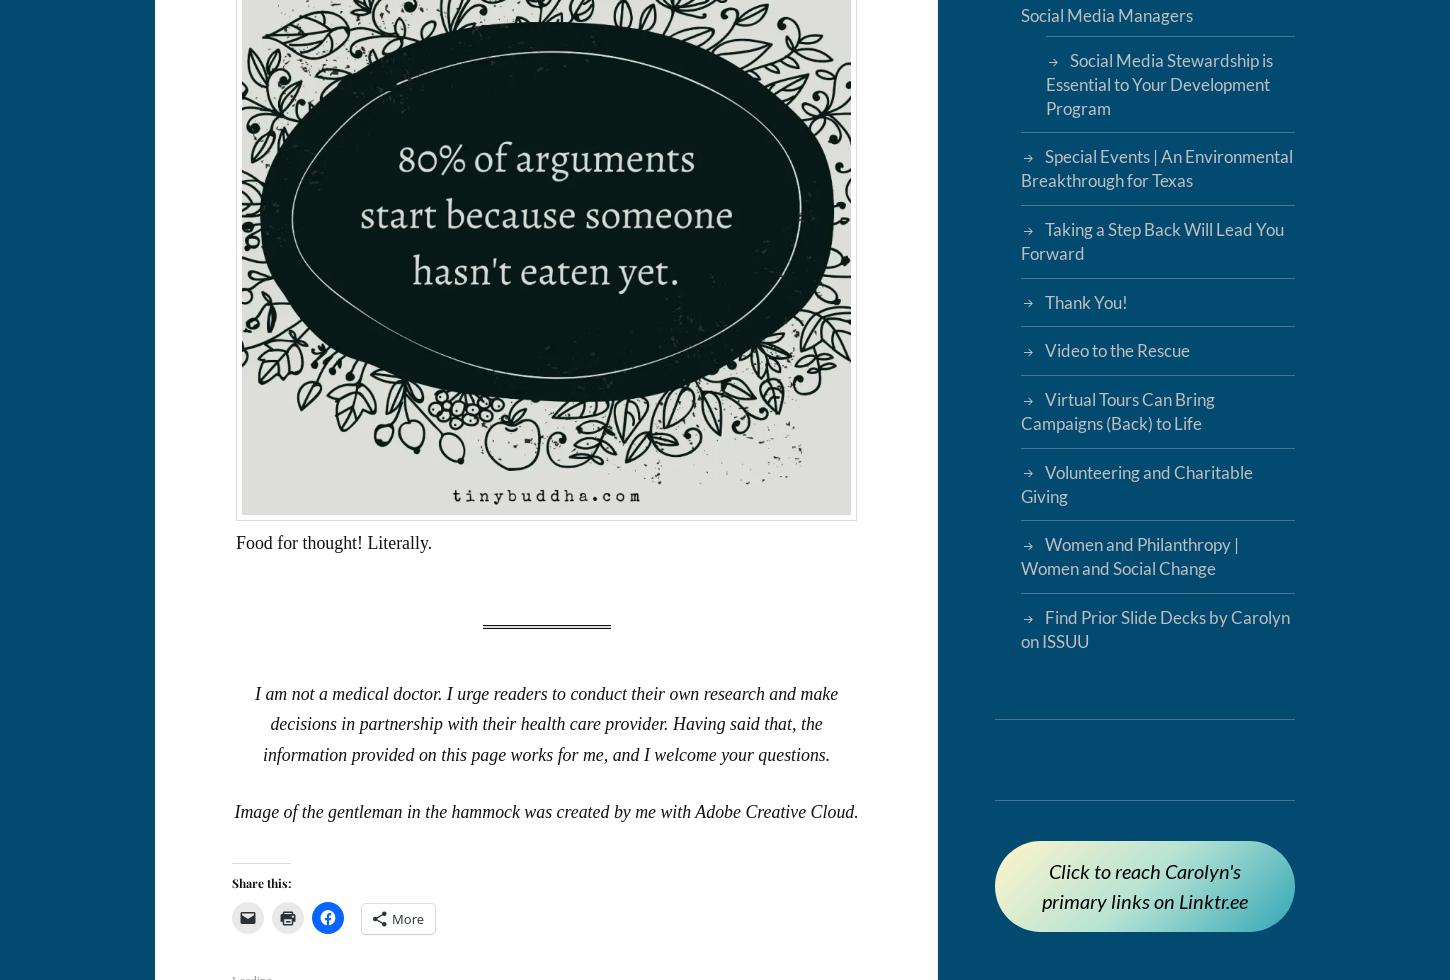 The height and width of the screenshot is (980, 1450). Describe the element at coordinates (1153, 628) in the screenshot. I see `'Find Prior Slide Decks by Carolyn on ISSUU'` at that location.